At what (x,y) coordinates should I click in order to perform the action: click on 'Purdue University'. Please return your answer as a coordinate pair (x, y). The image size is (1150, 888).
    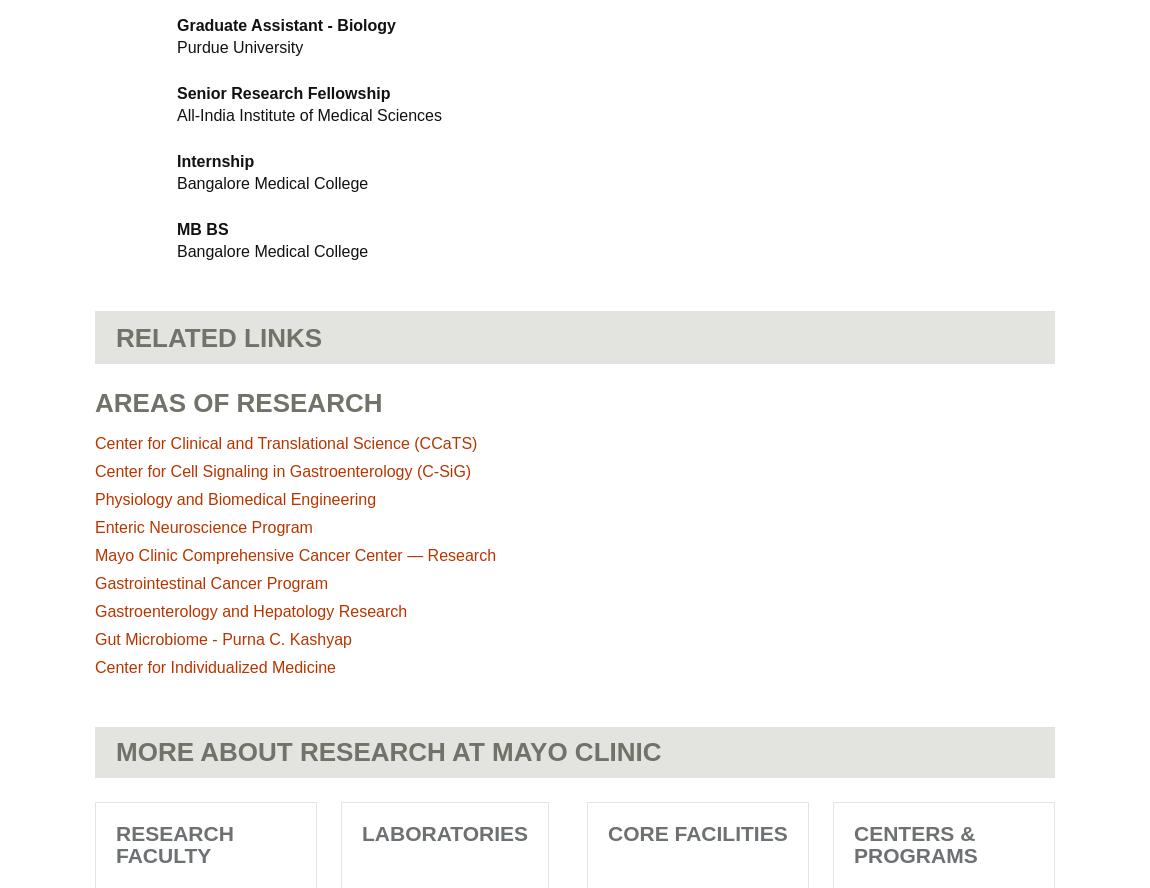
    Looking at the image, I should click on (239, 47).